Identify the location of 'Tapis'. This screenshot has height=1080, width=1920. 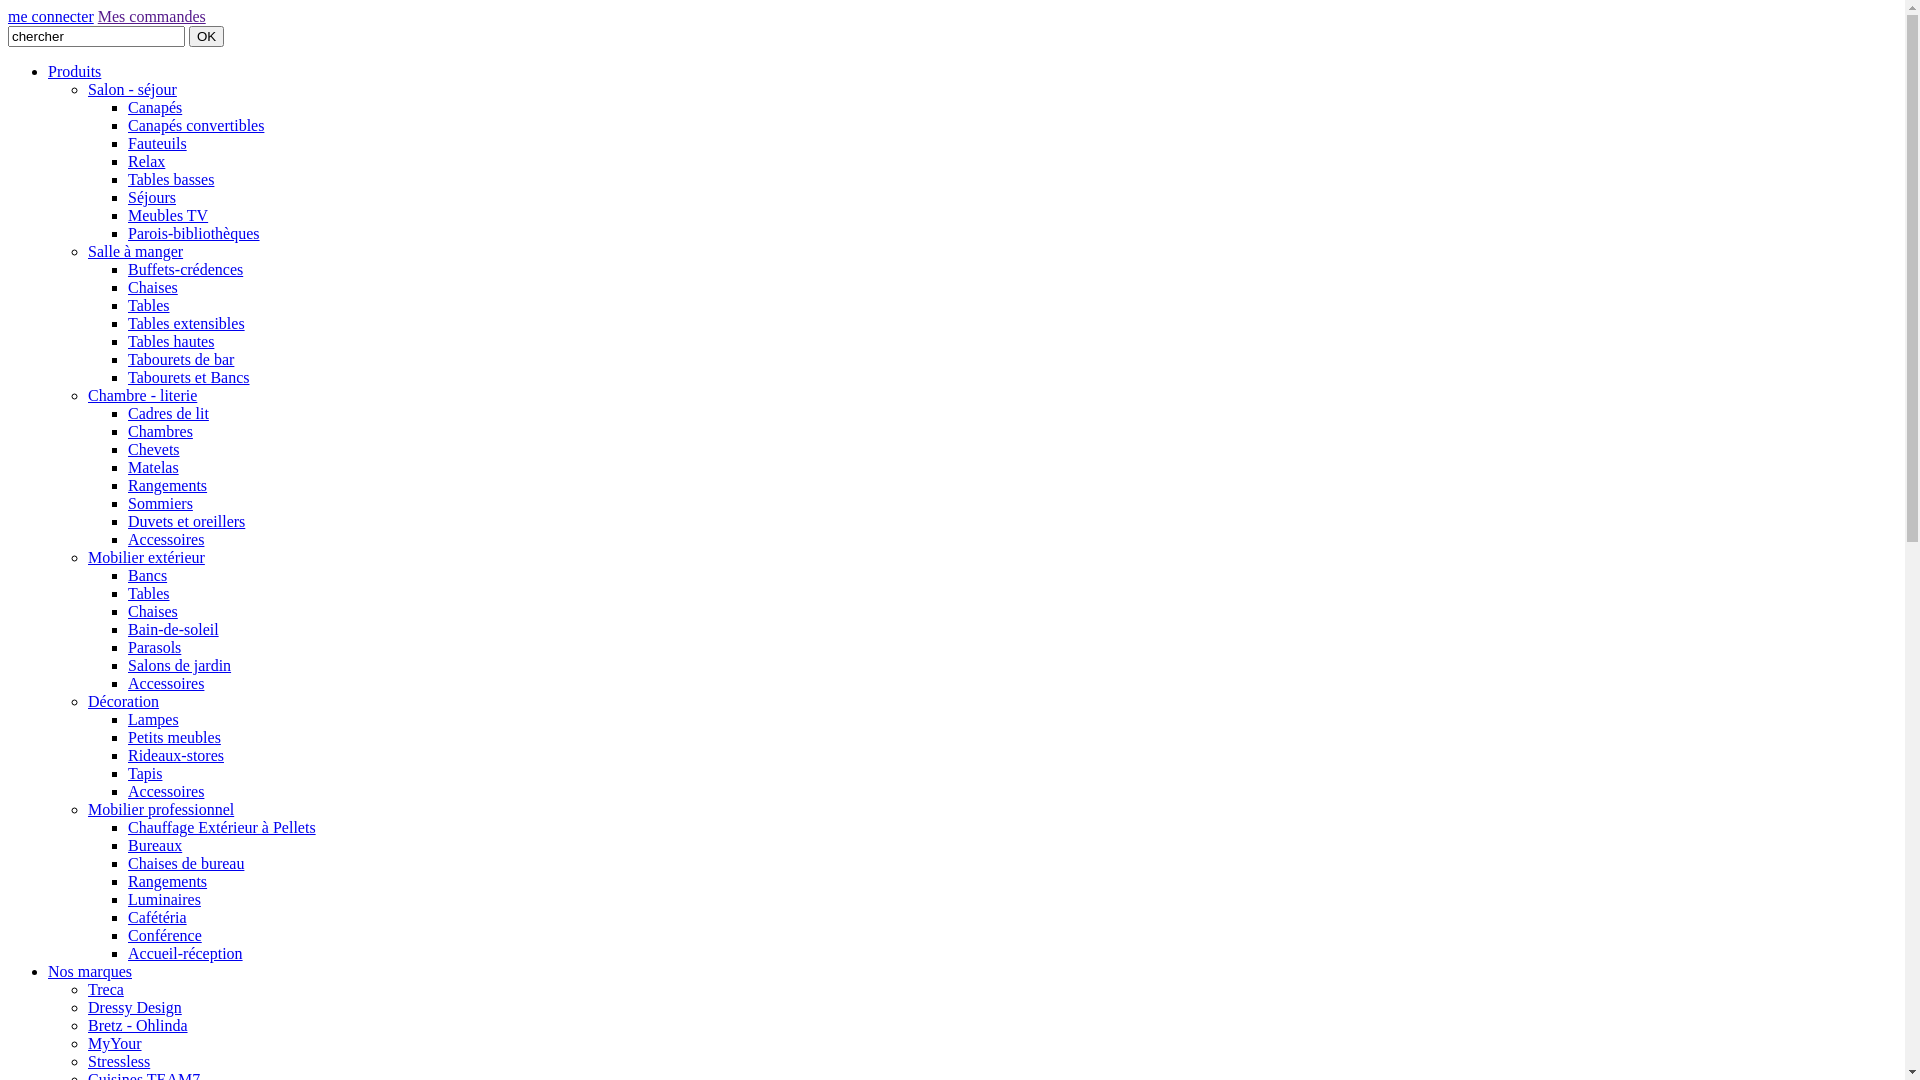
(143, 772).